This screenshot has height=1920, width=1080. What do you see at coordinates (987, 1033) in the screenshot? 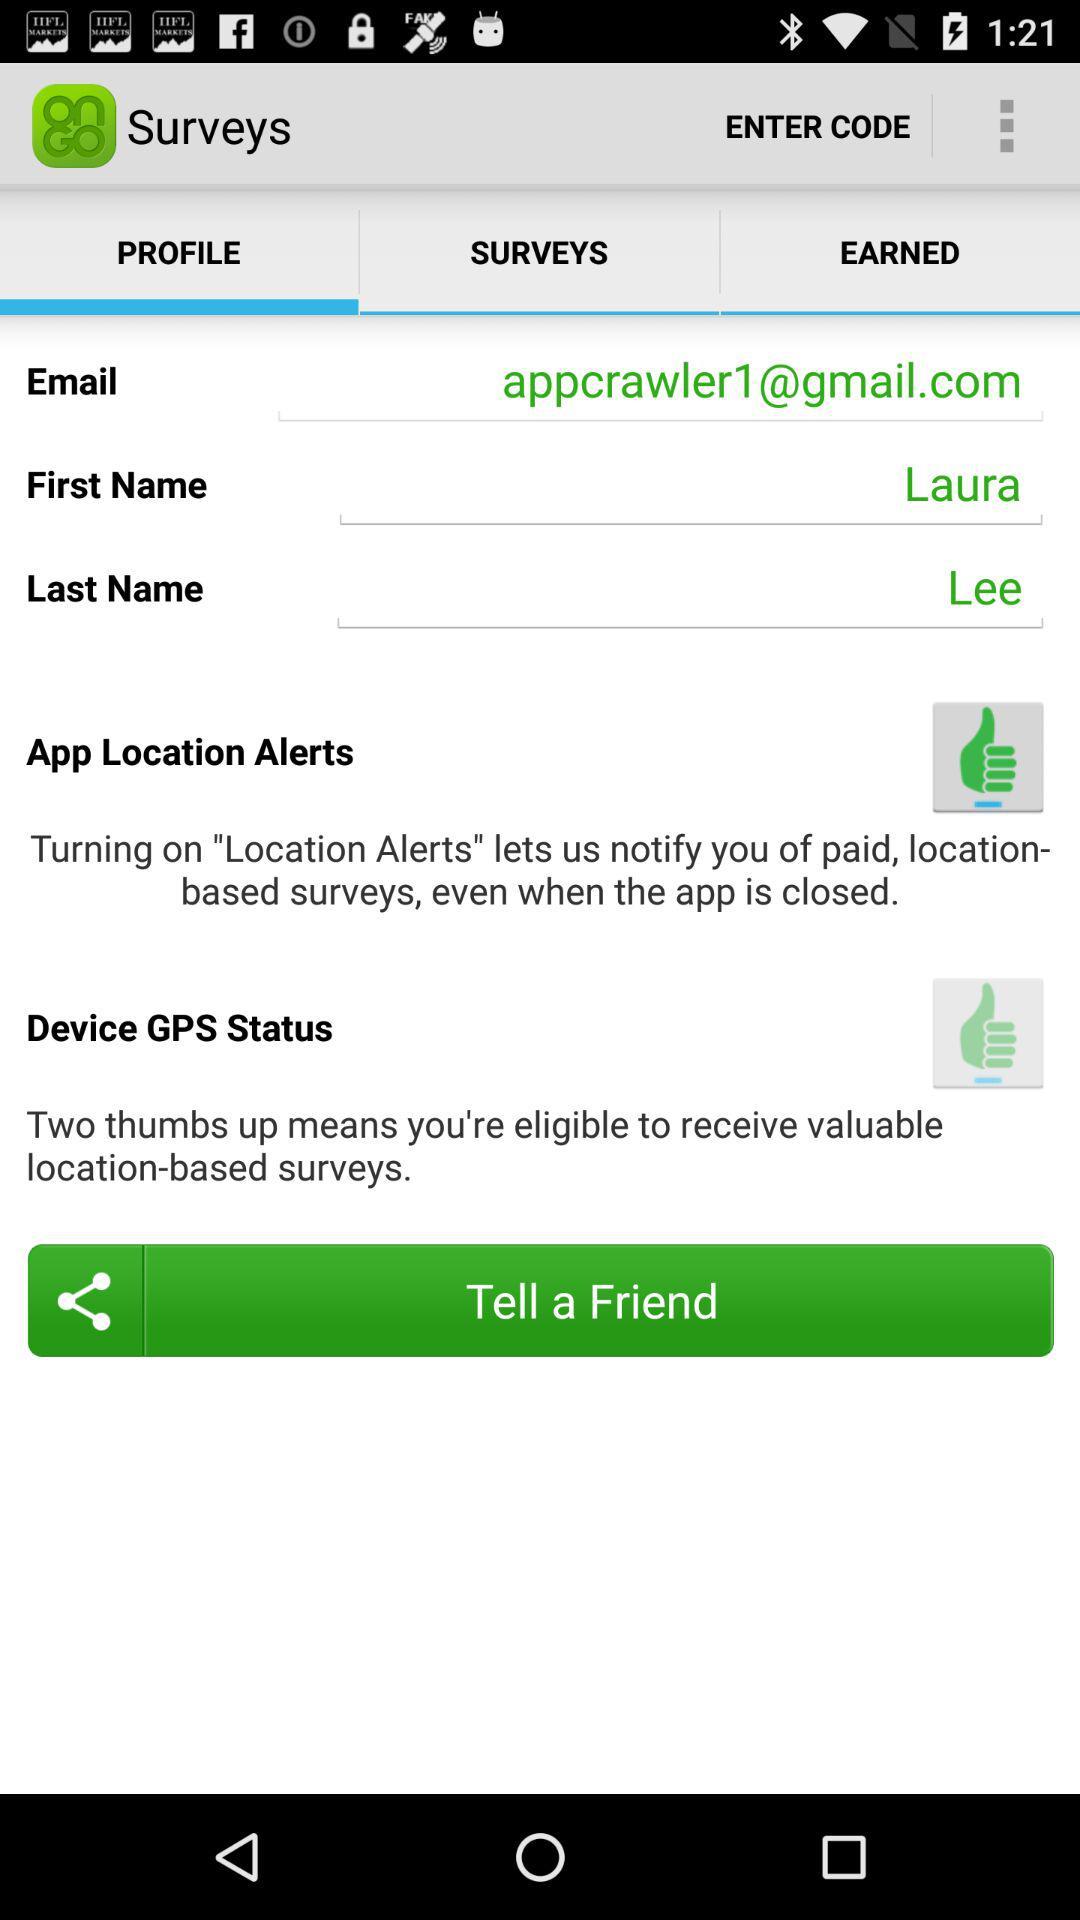
I see `thumb up button` at bounding box center [987, 1033].